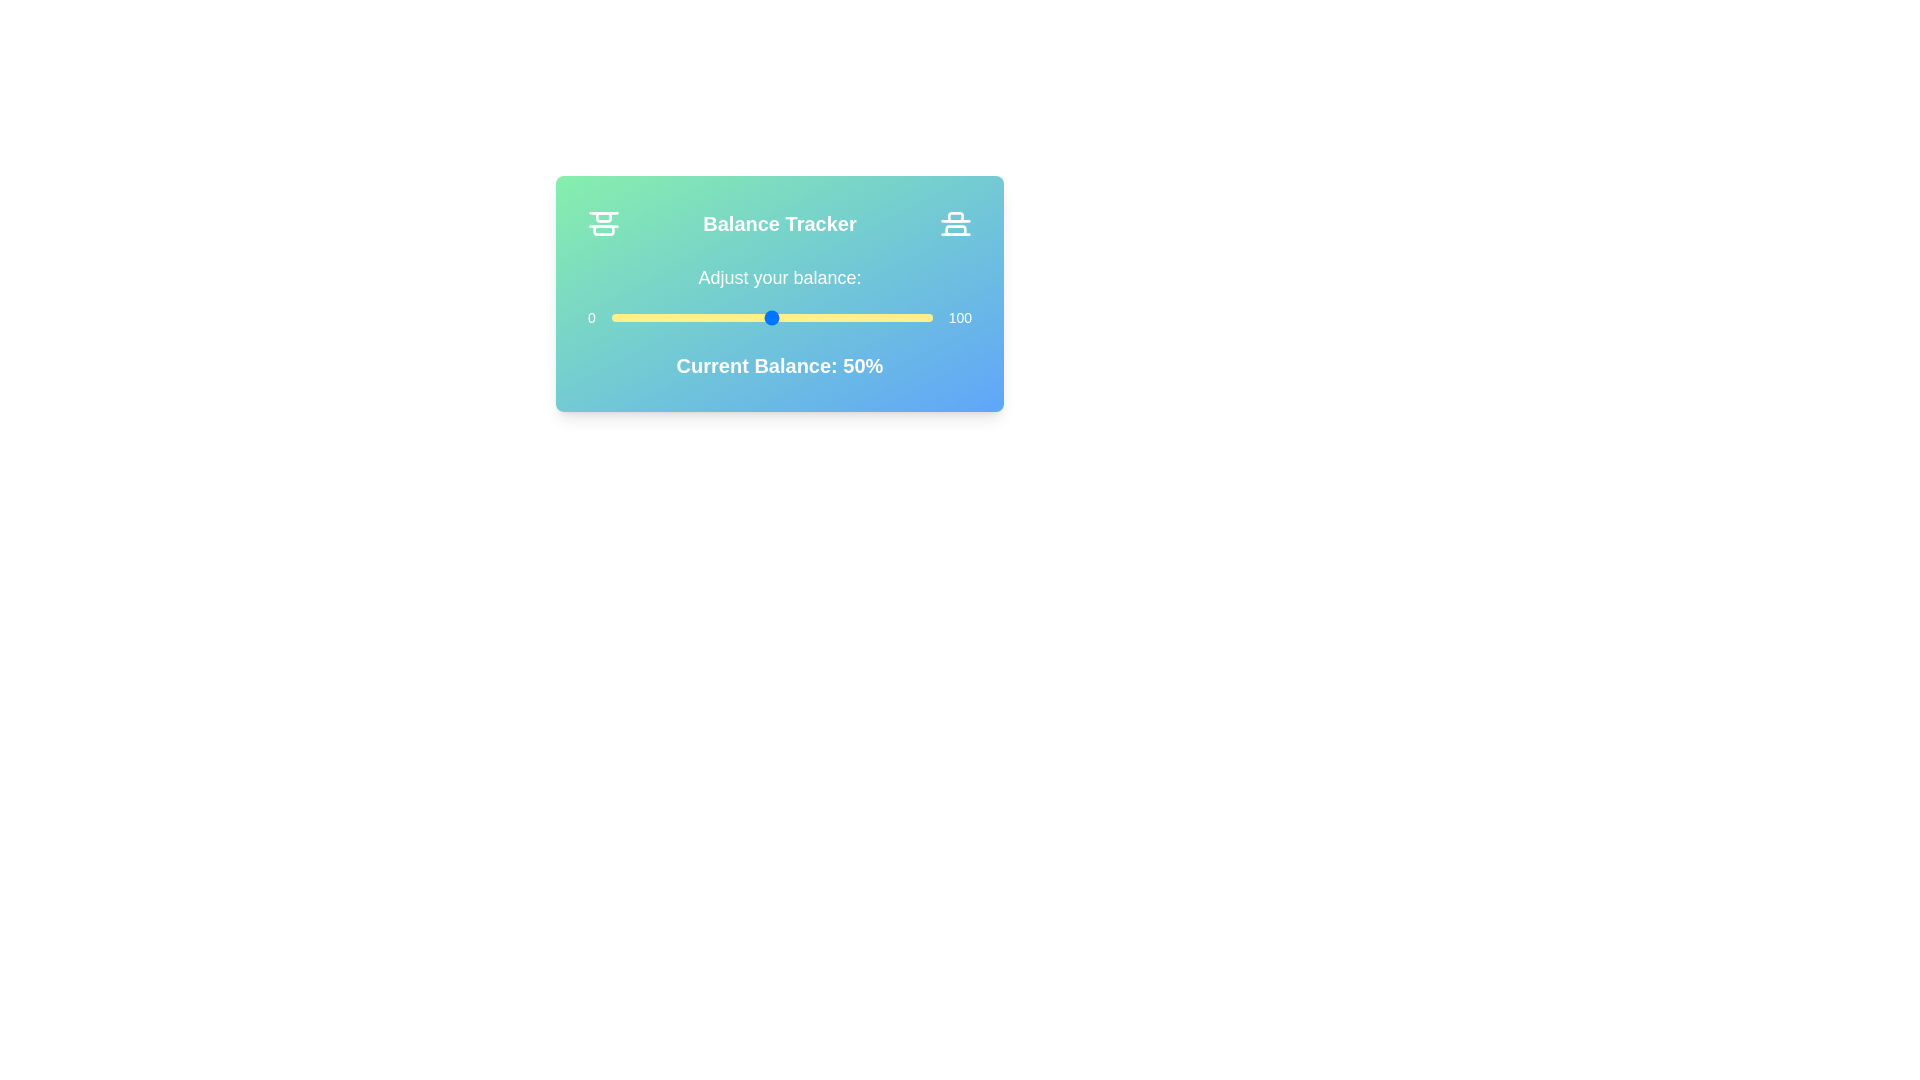 This screenshot has height=1080, width=1920. Describe the element at coordinates (679, 316) in the screenshot. I see `the balance slider to 21 percent` at that location.